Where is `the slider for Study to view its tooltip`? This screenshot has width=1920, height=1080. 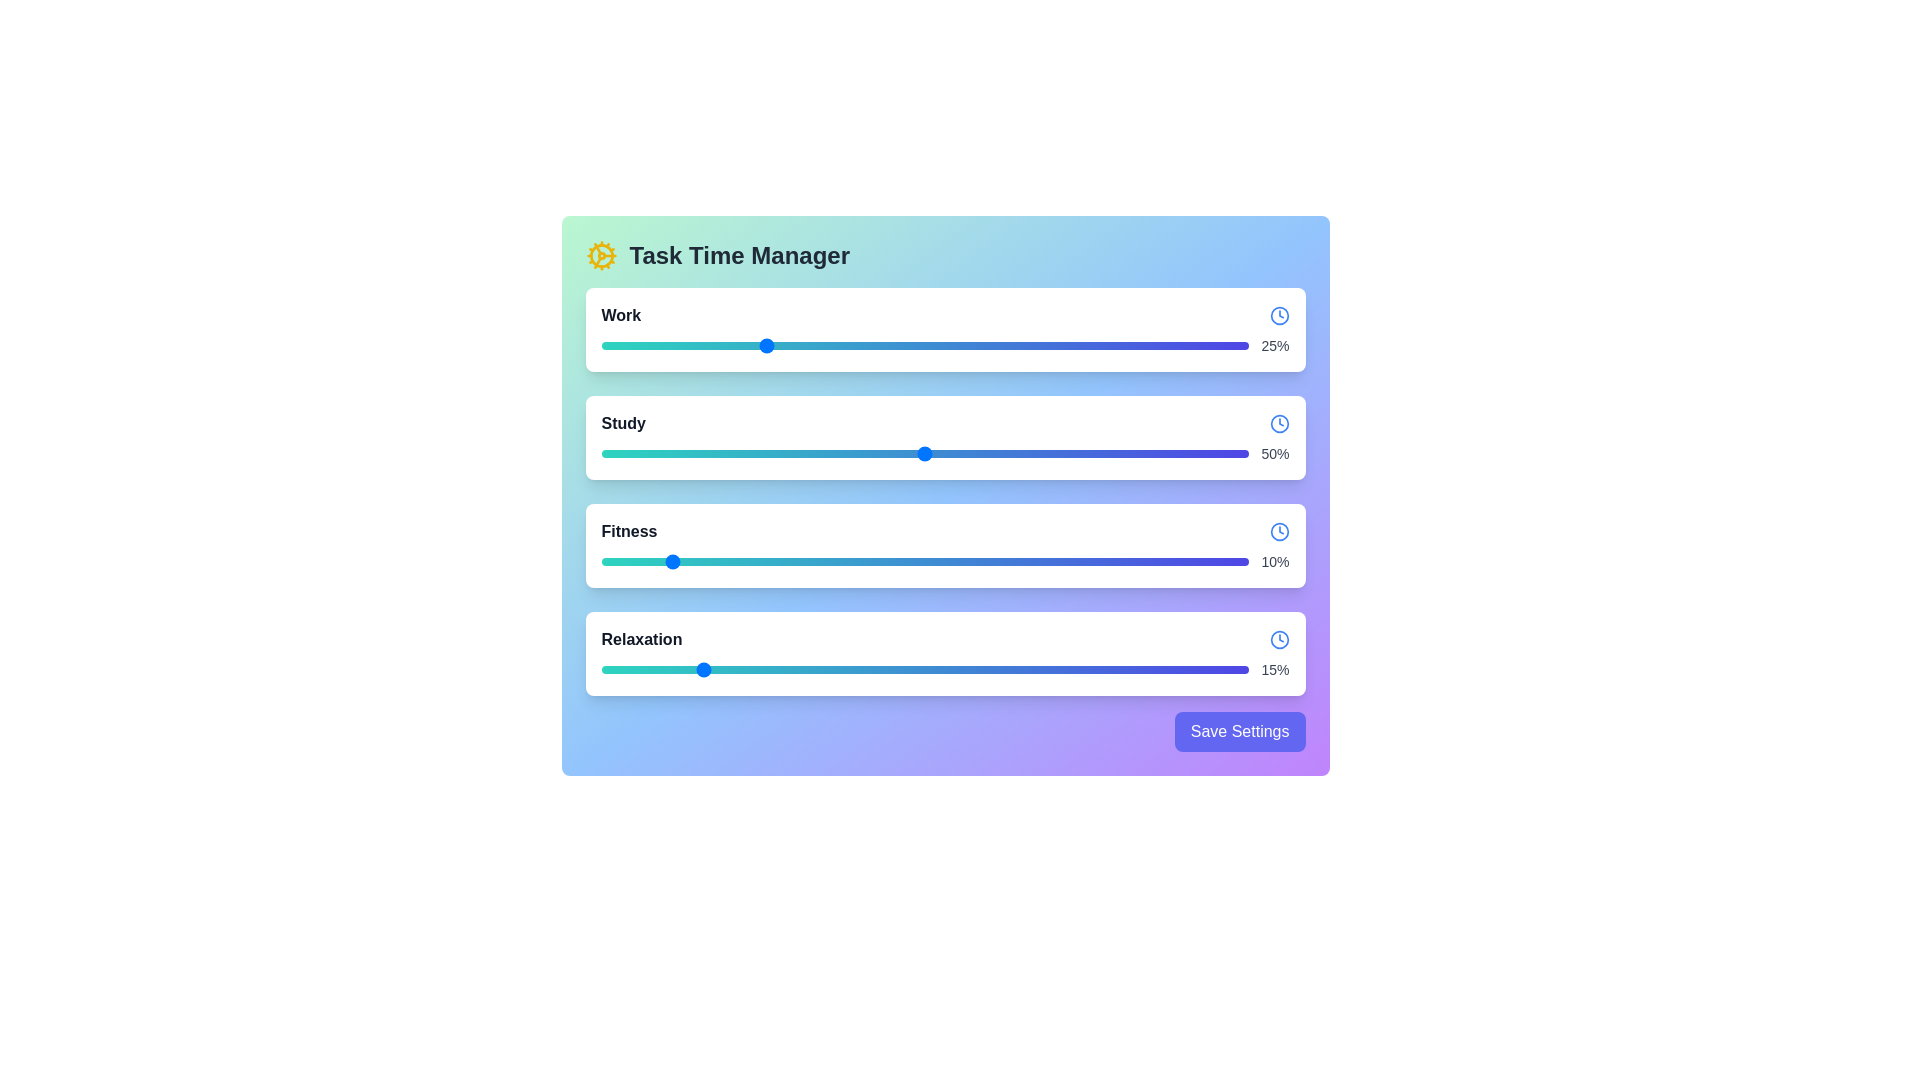
the slider for Study to view its tooltip is located at coordinates (924, 454).